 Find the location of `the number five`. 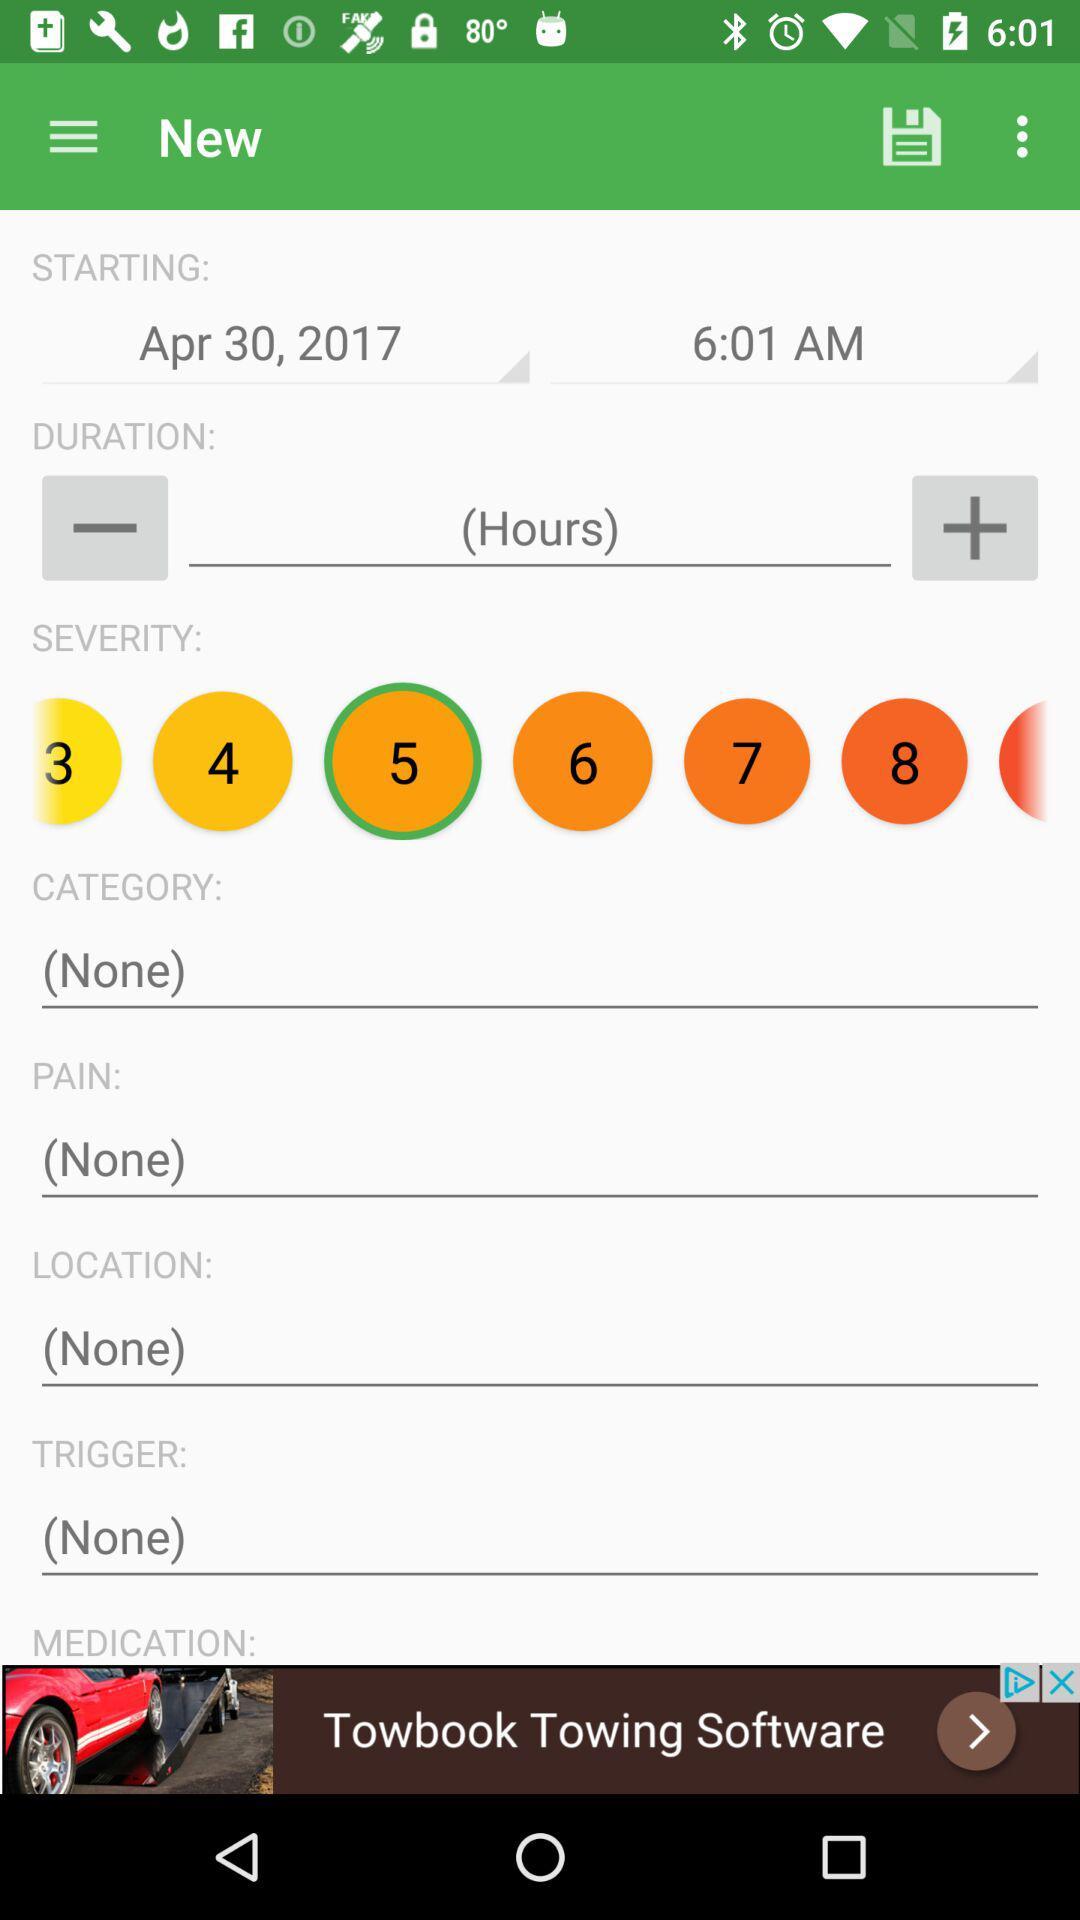

the number five is located at coordinates (402, 760).